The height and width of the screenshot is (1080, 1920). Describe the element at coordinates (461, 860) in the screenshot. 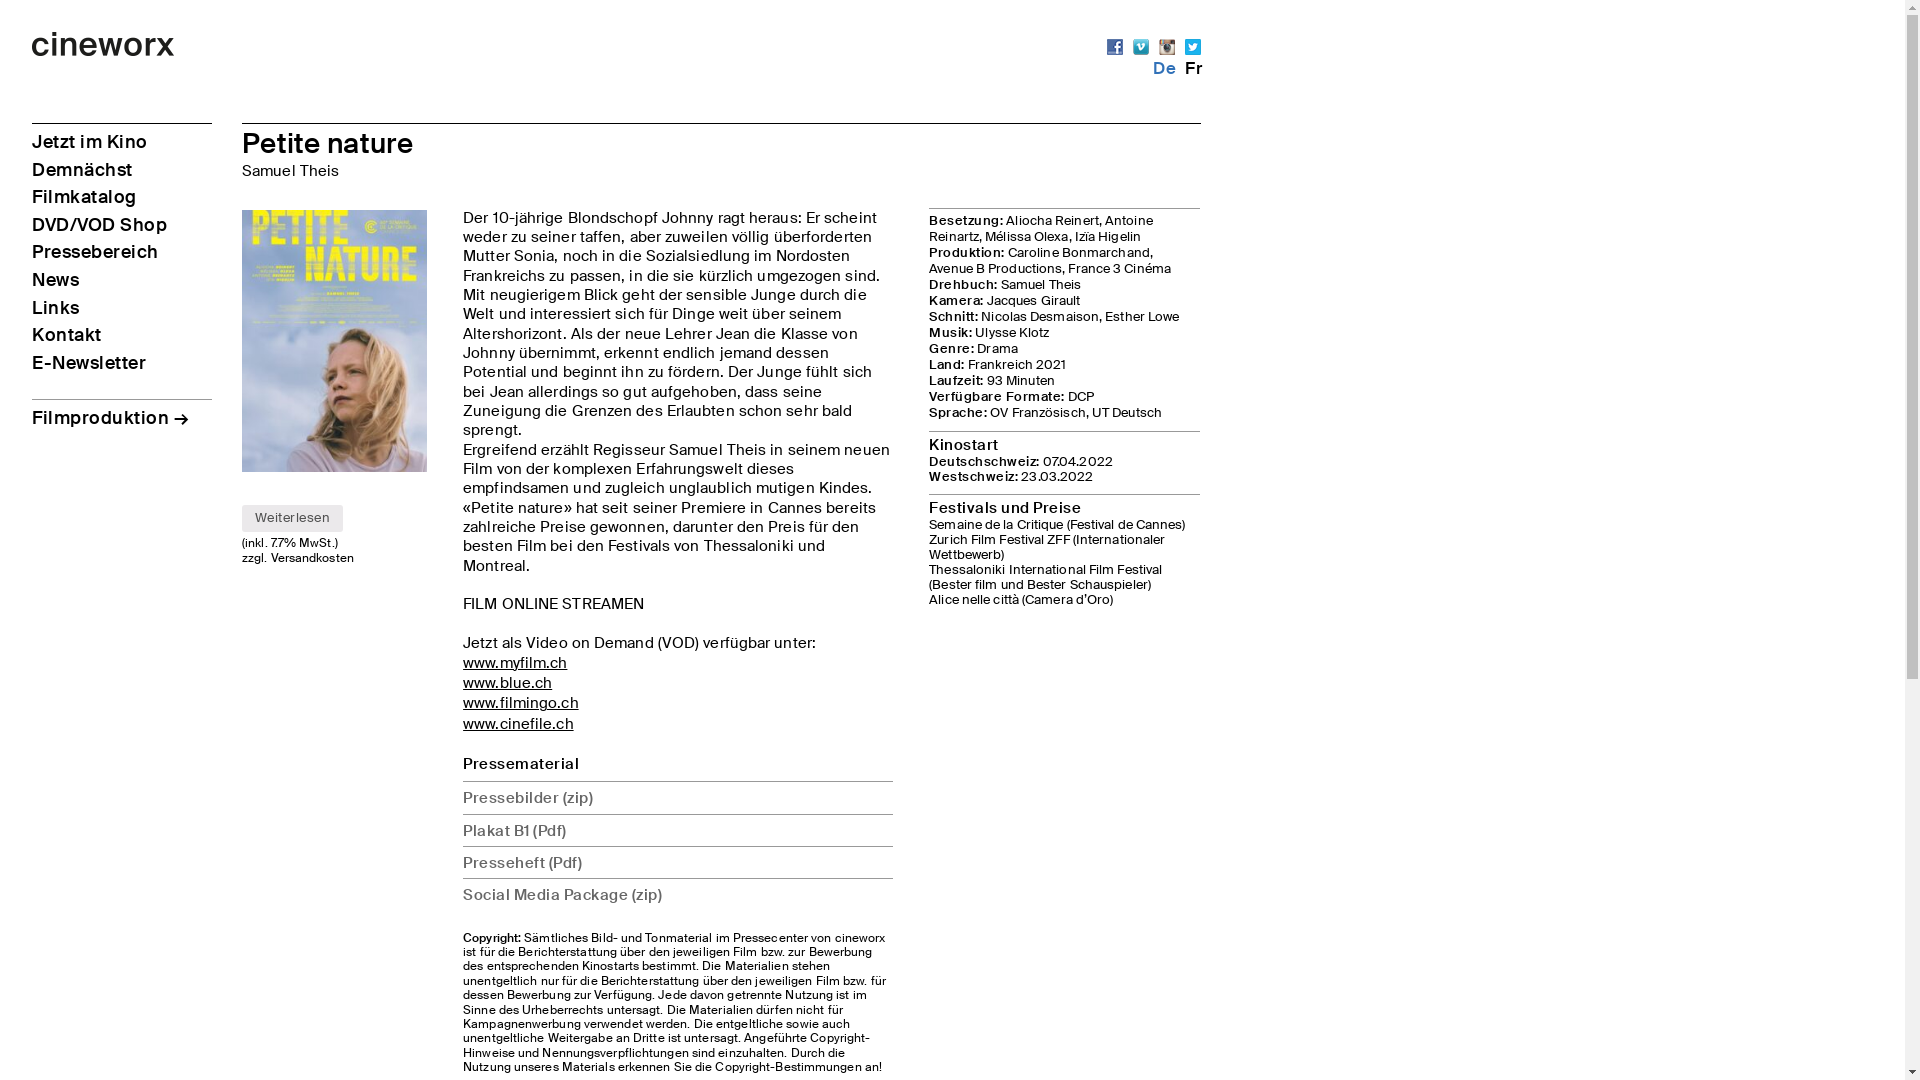

I see `'Presseheft (Pdf)'` at that location.